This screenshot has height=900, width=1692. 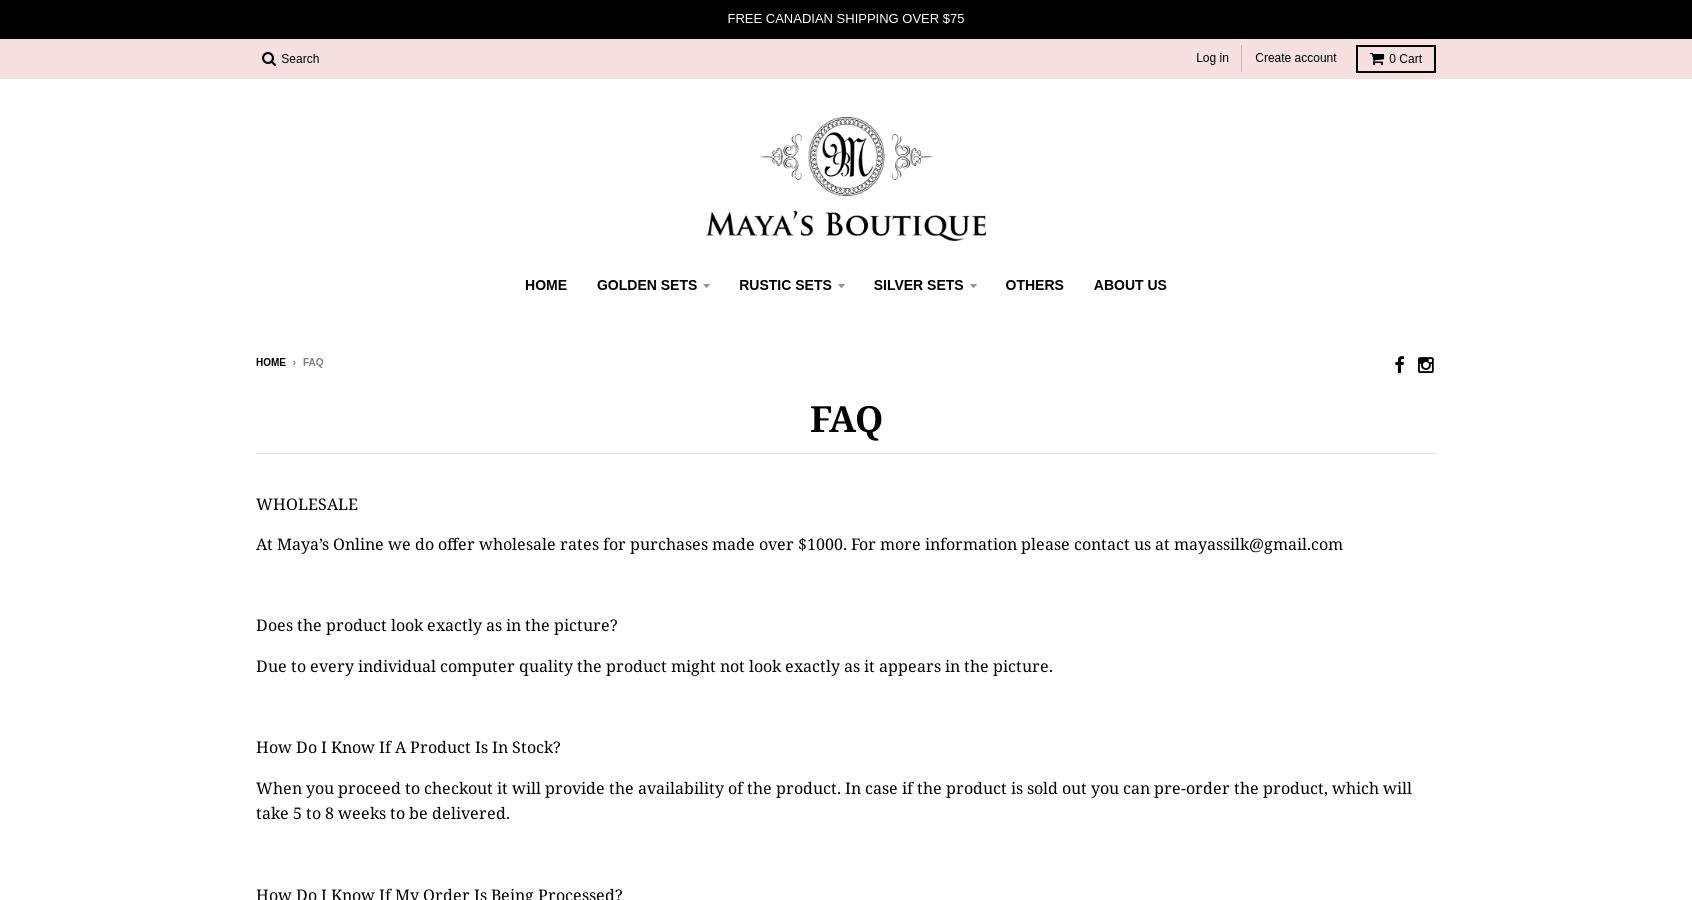 I want to click on 'FREE CANADIAN SHIPPING OVER $75', so click(x=726, y=17).